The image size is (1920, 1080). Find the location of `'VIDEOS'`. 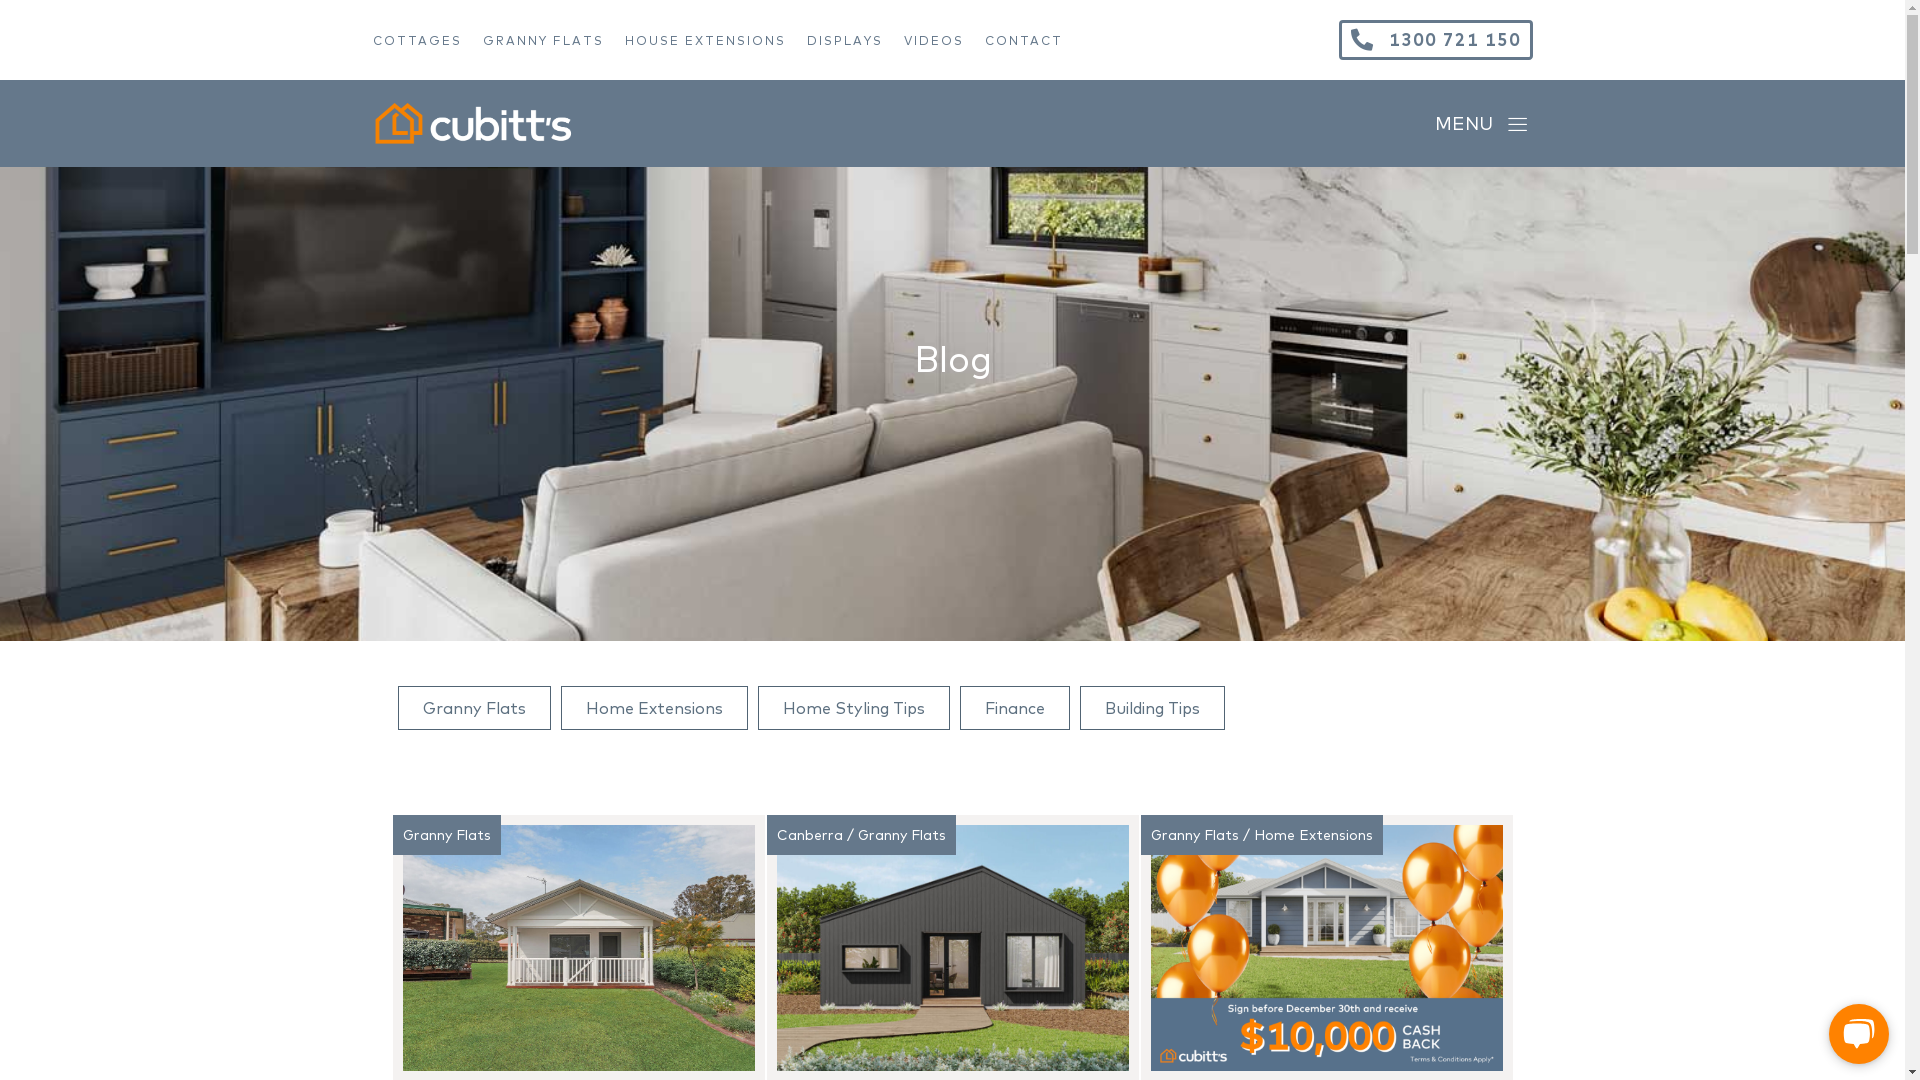

'VIDEOS' is located at coordinates (943, 40).